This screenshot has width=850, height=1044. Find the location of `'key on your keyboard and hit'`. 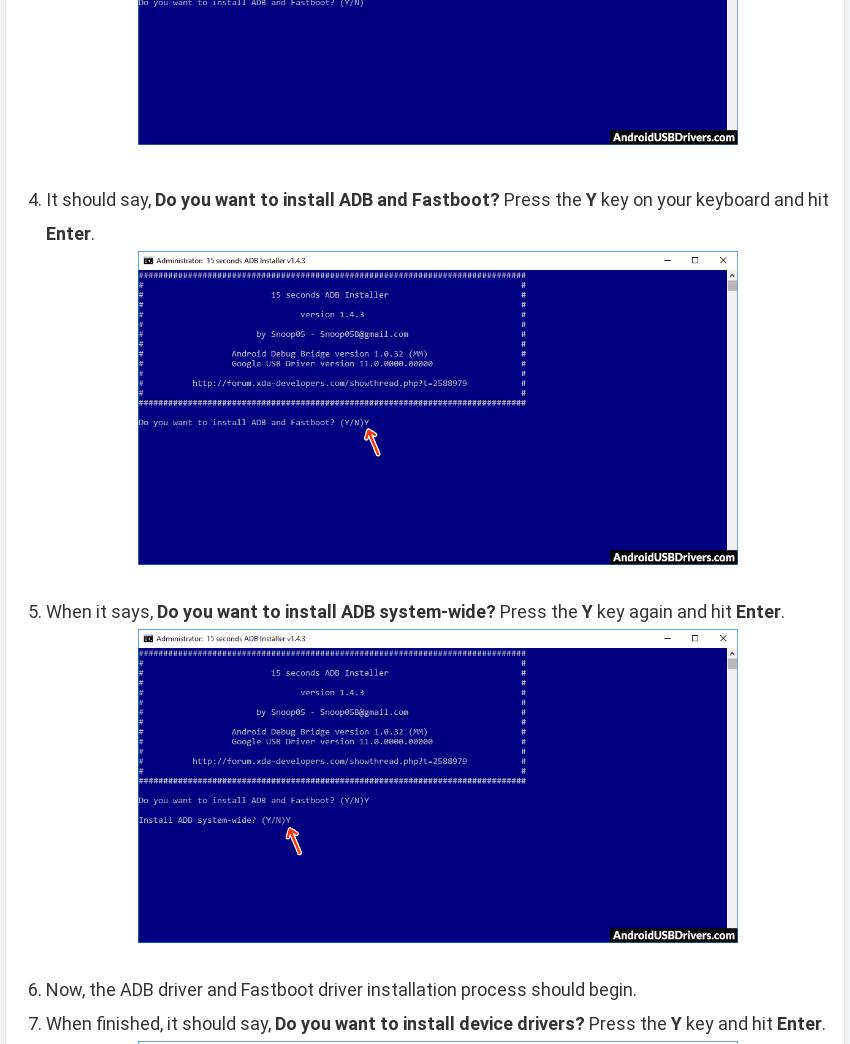

'key on your keyboard and hit' is located at coordinates (711, 198).